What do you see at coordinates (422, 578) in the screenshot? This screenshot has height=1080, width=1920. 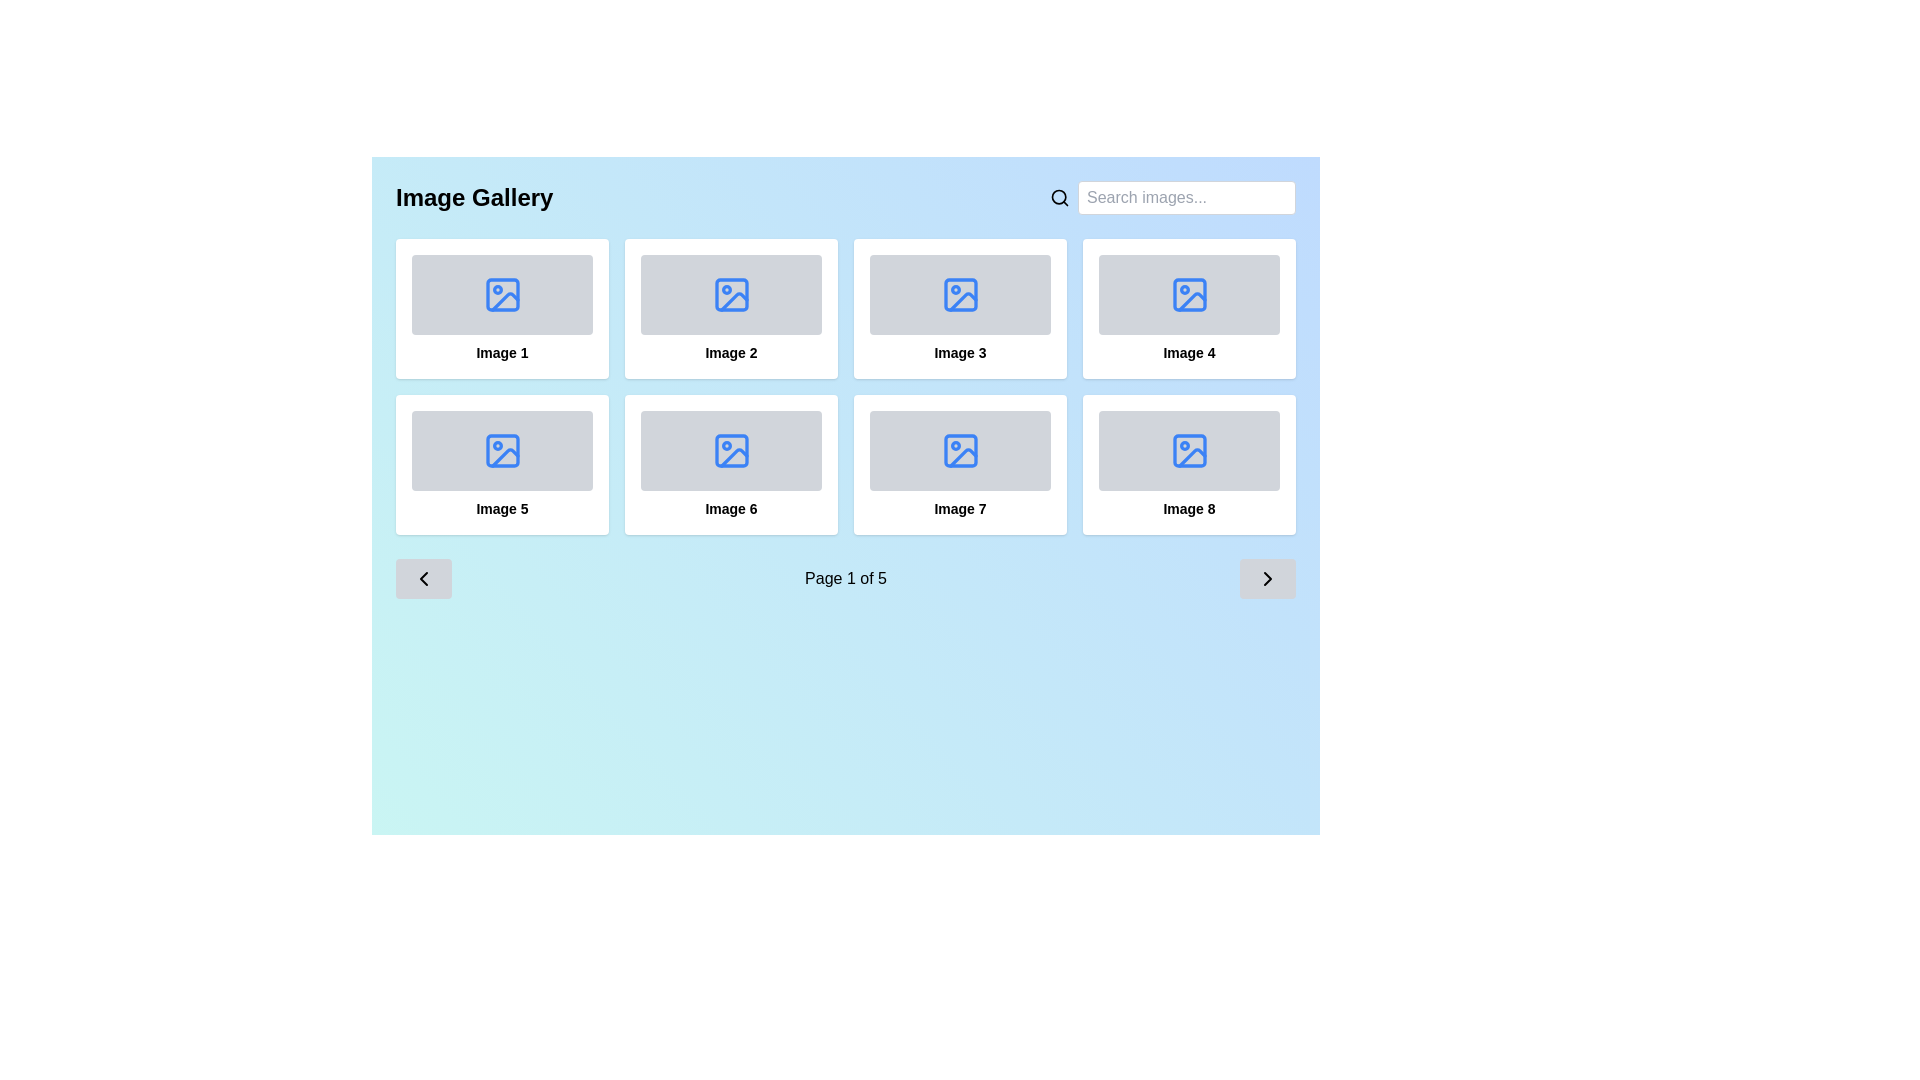 I see `the left-facing chevron icon button used for 'previous' navigation, located at the bottom-left corner of the gallery interface` at bounding box center [422, 578].